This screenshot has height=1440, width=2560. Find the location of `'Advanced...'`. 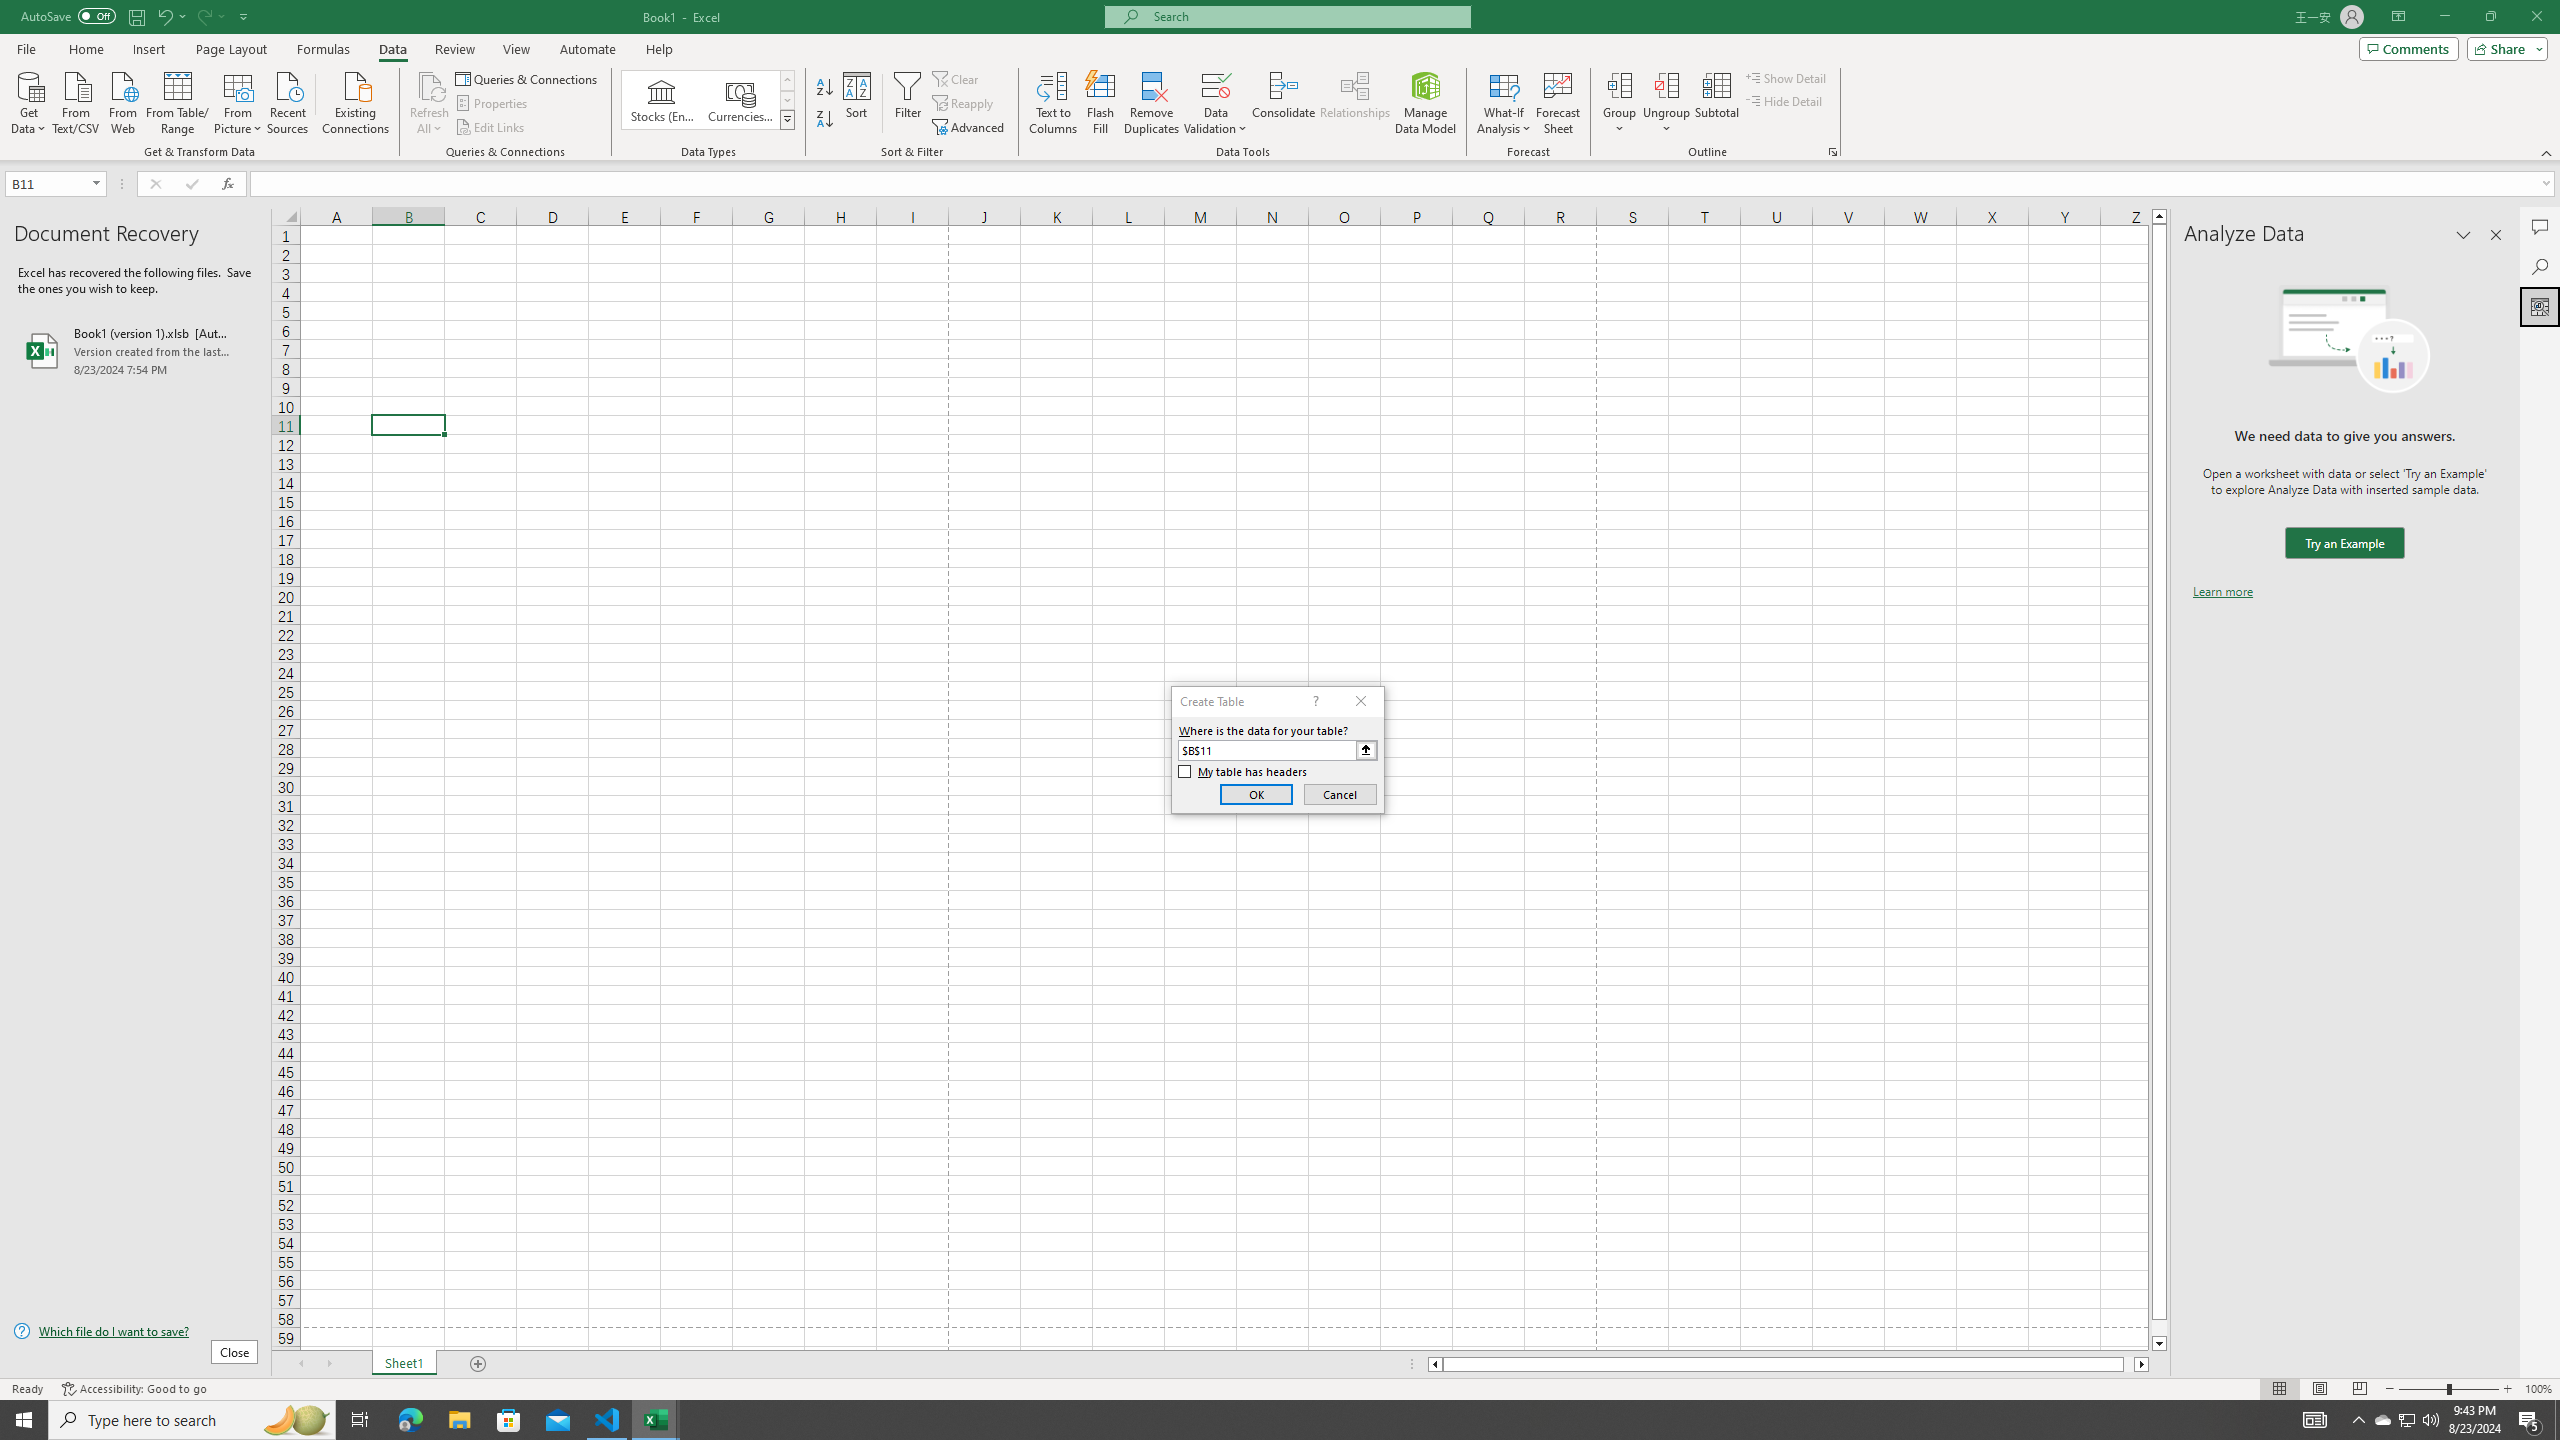

'Advanced...' is located at coordinates (970, 127).